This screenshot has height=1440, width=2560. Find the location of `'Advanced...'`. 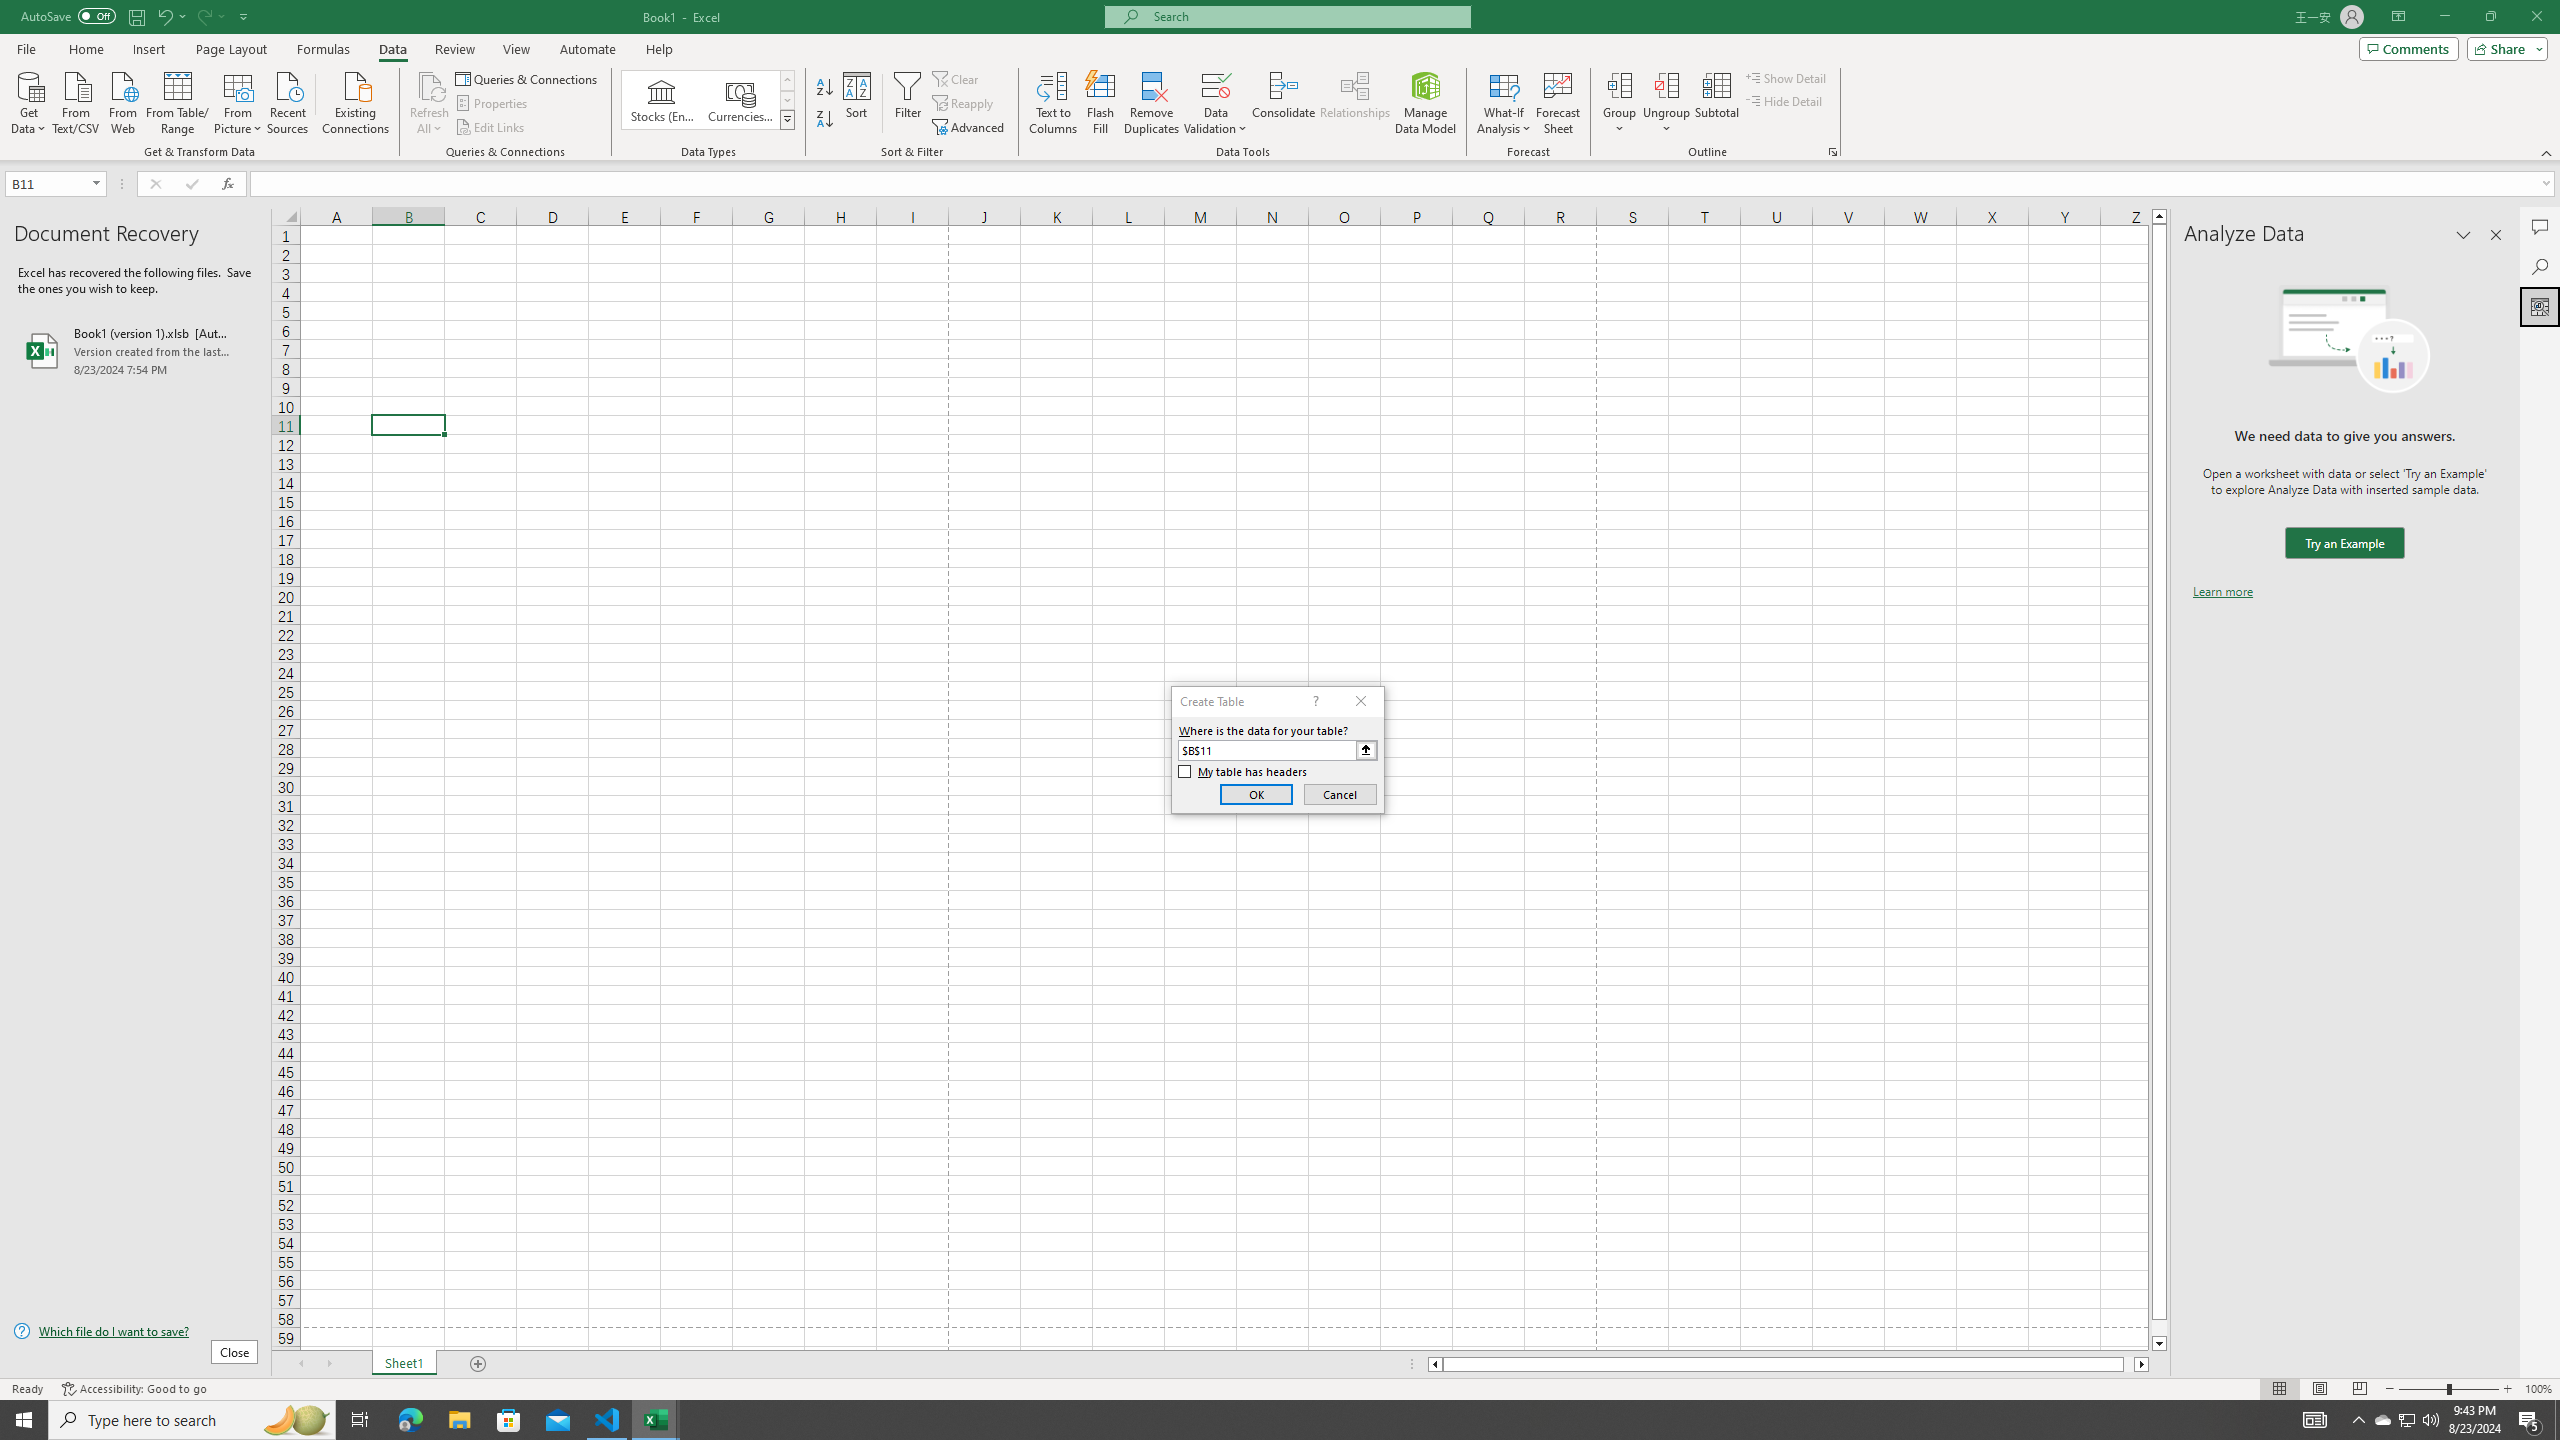

'Advanced...' is located at coordinates (970, 127).